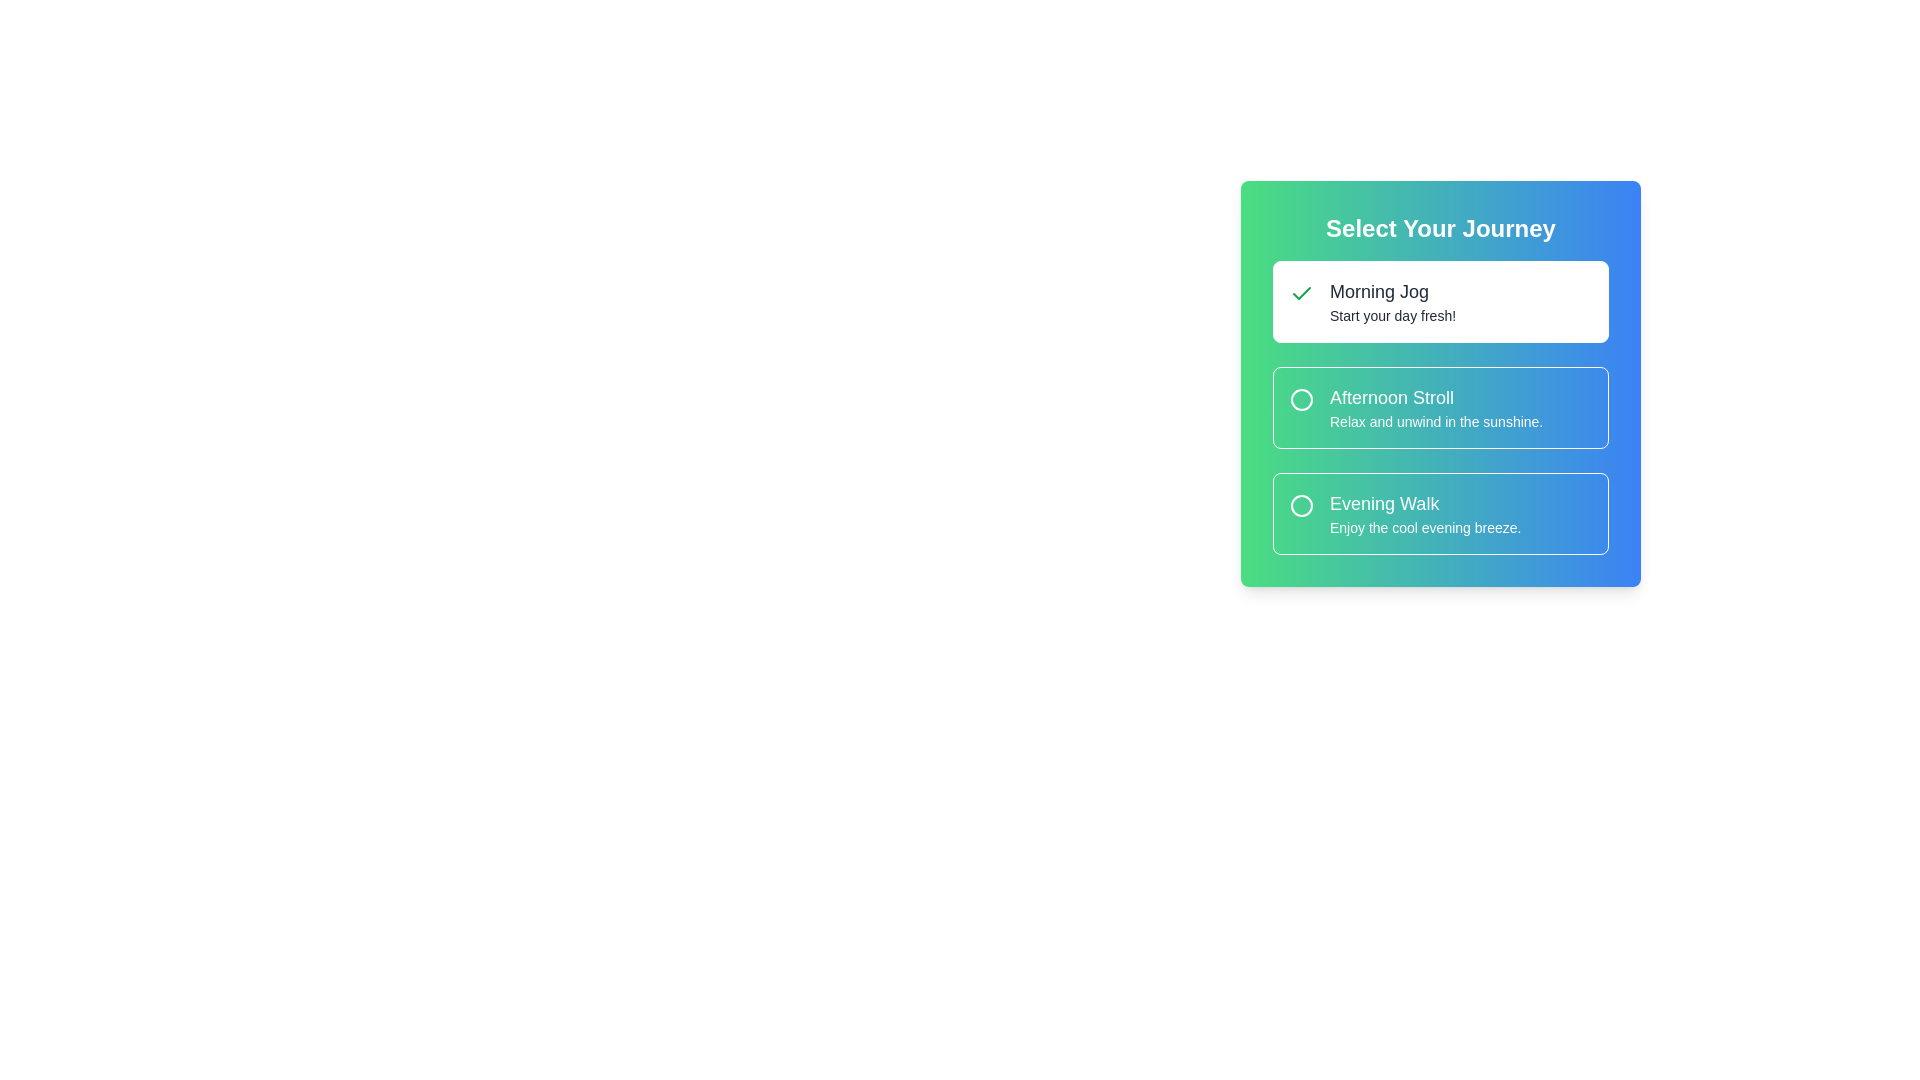 This screenshot has height=1080, width=1920. What do you see at coordinates (1301, 400) in the screenshot?
I see `the radio button next to the 'Afternoon Stroll' option` at bounding box center [1301, 400].